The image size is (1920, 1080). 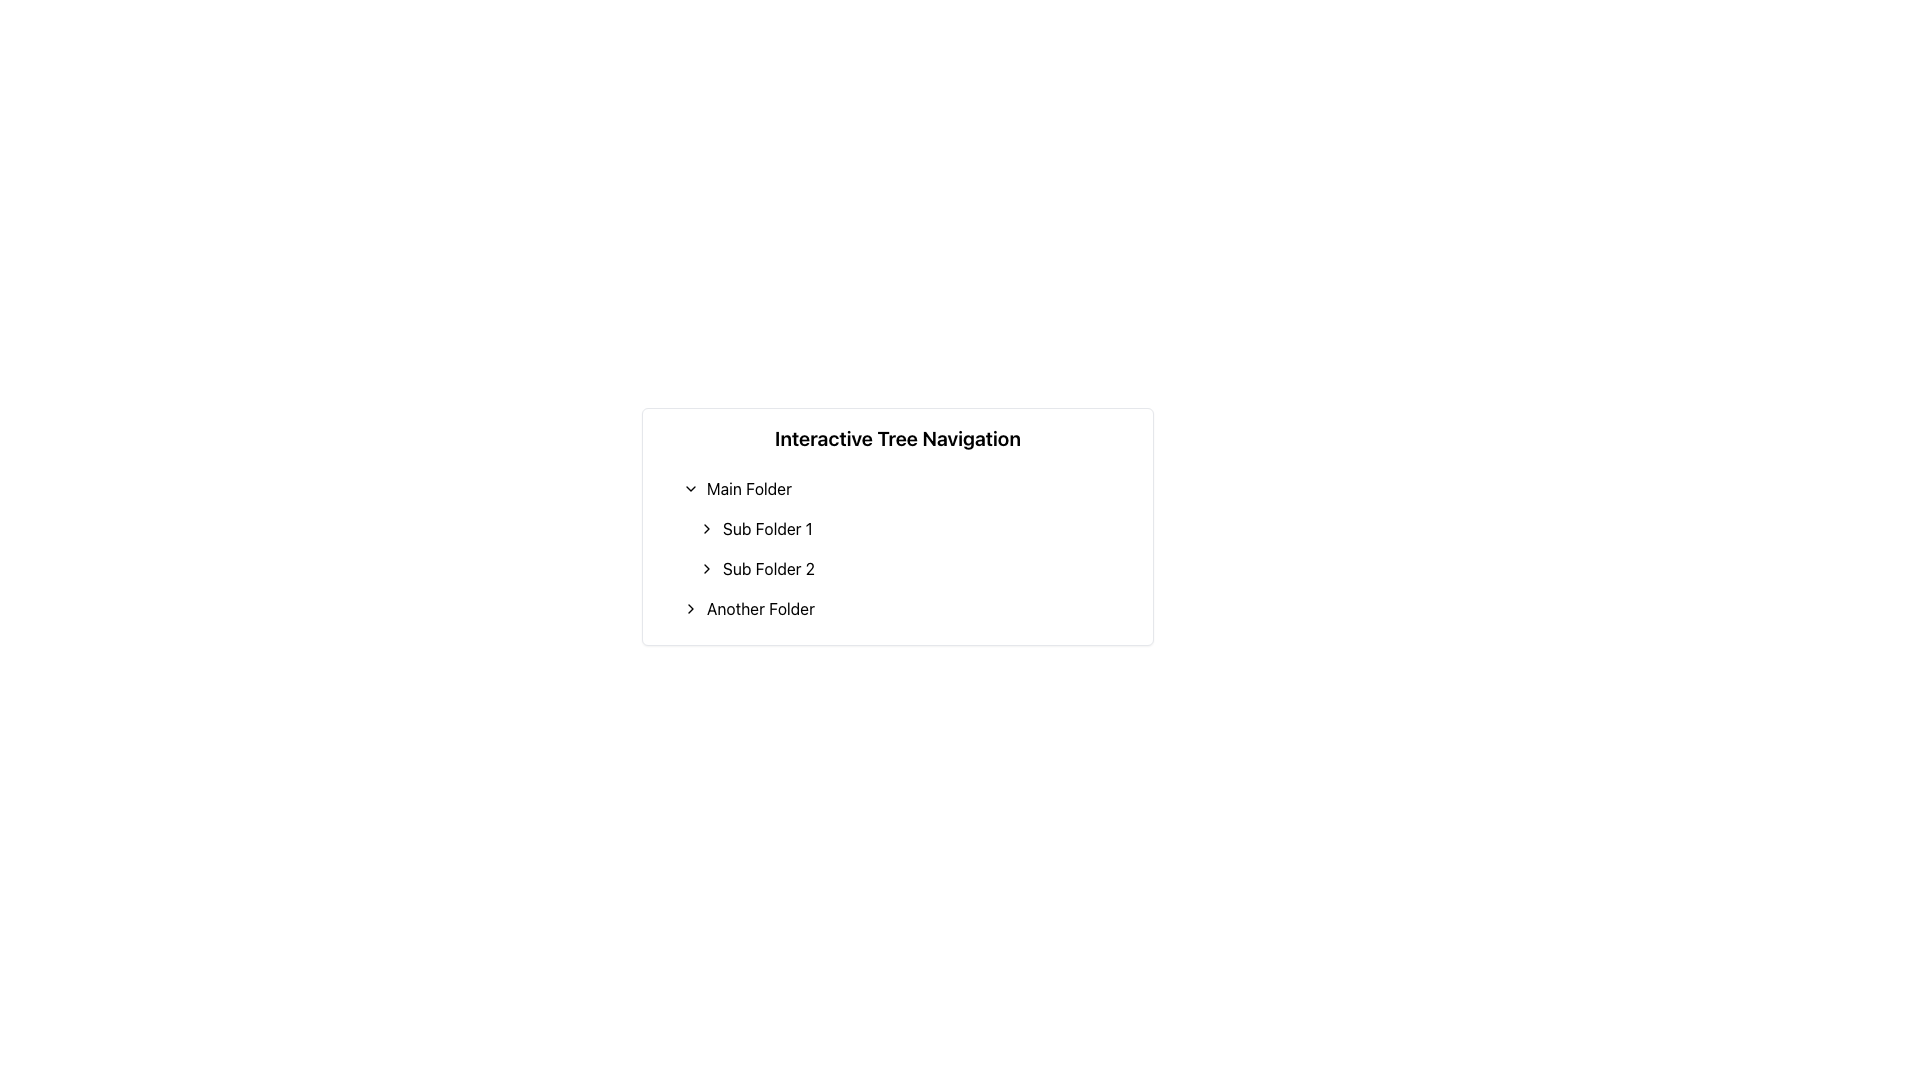 I want to click on the 'Sub Folder 2' label in the tree navigation structure, so click(x=767, y=569).